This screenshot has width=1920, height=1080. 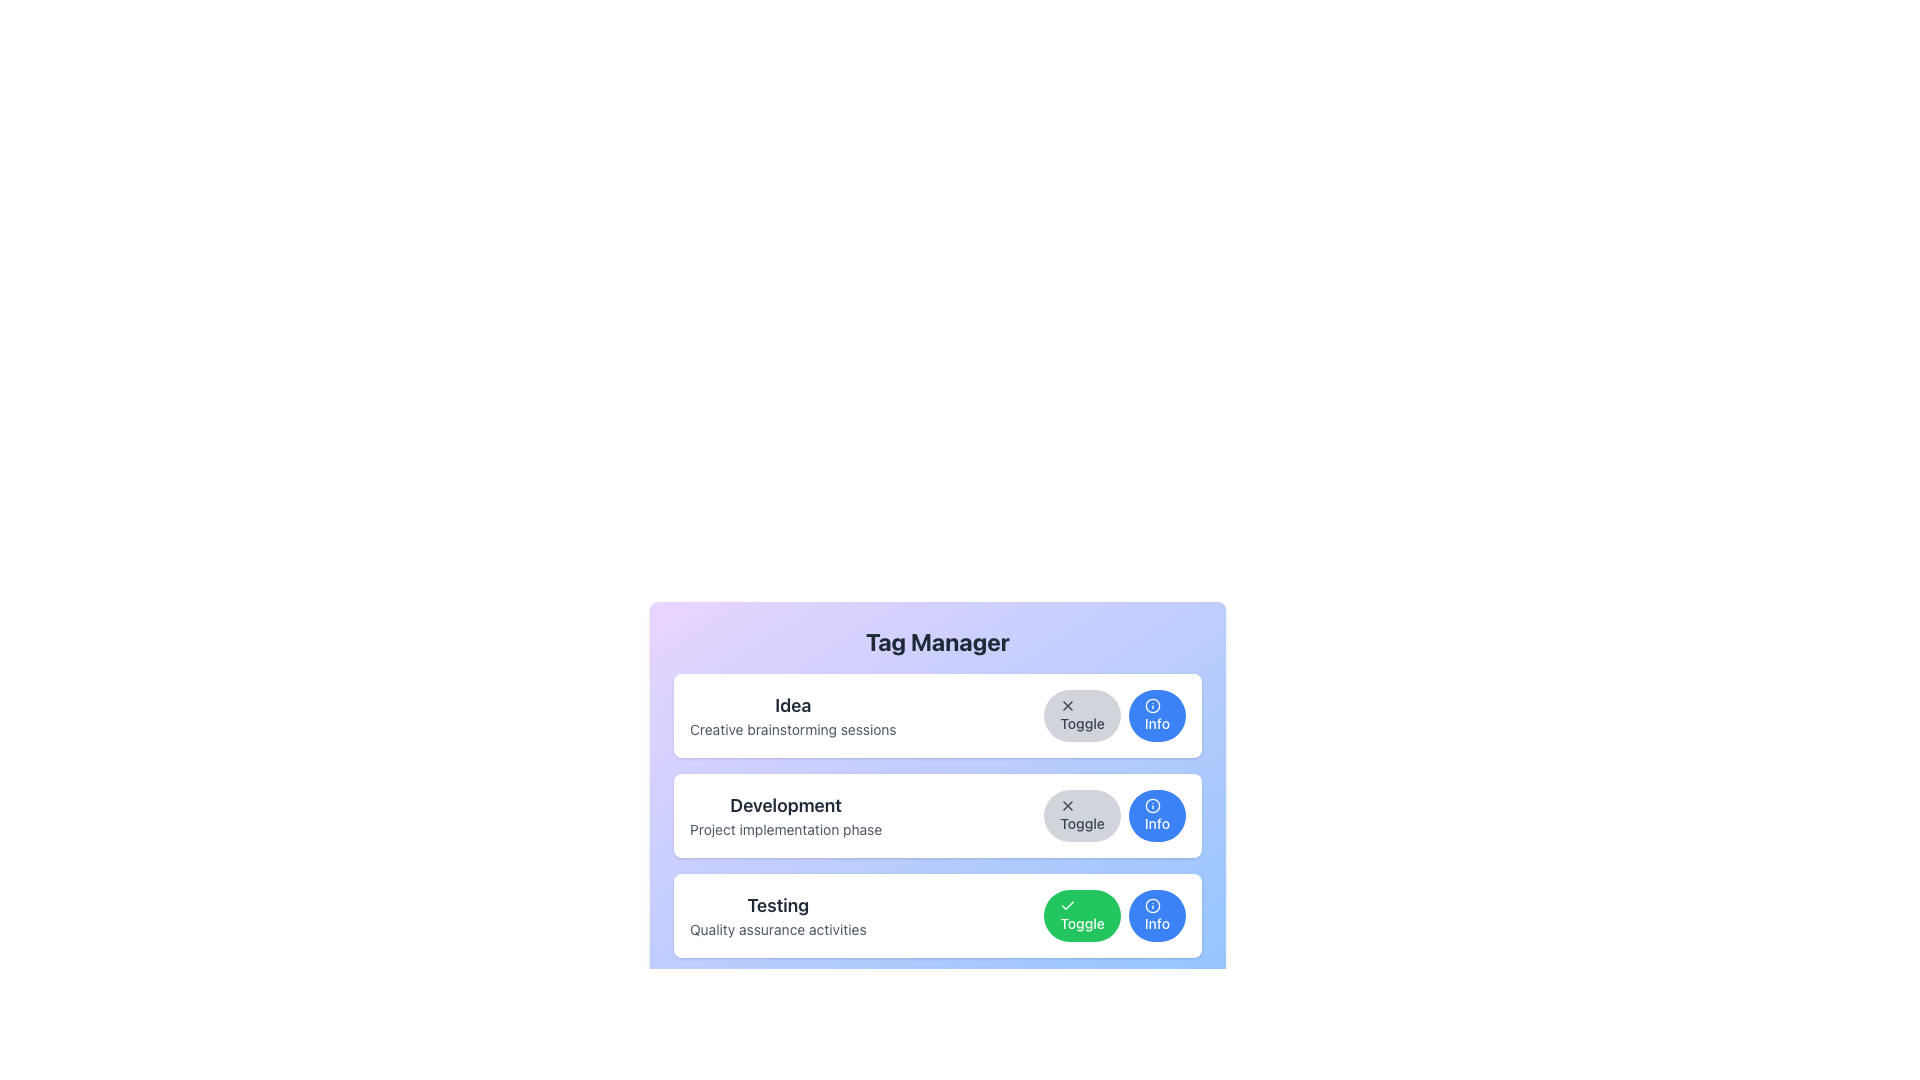 What do you see at coordinates (777, 906) in the screenshot?
I see `the title text element labeled 'Testing' in the third section of the 'Tag Manager' interface` at bounding box center [777, 906].